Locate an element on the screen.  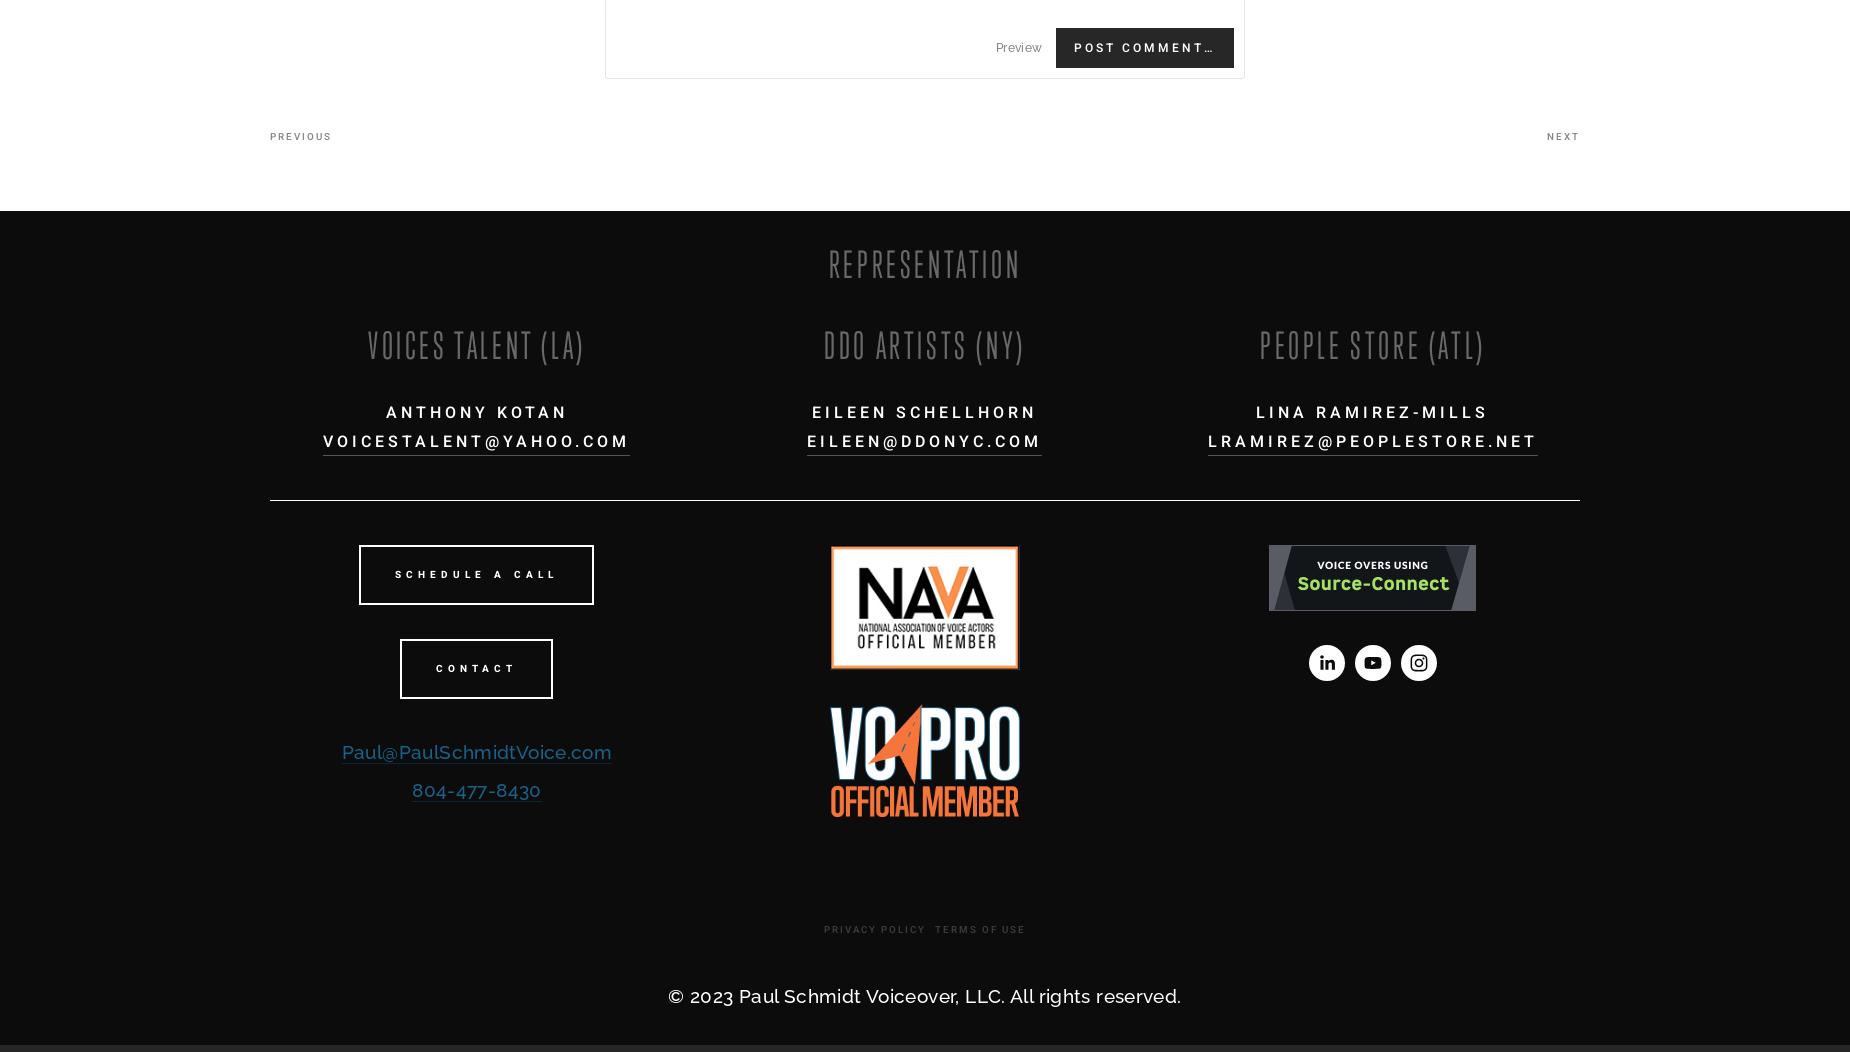
'Lina Ramirez-Mills' is located at coordinates (1371, 410).